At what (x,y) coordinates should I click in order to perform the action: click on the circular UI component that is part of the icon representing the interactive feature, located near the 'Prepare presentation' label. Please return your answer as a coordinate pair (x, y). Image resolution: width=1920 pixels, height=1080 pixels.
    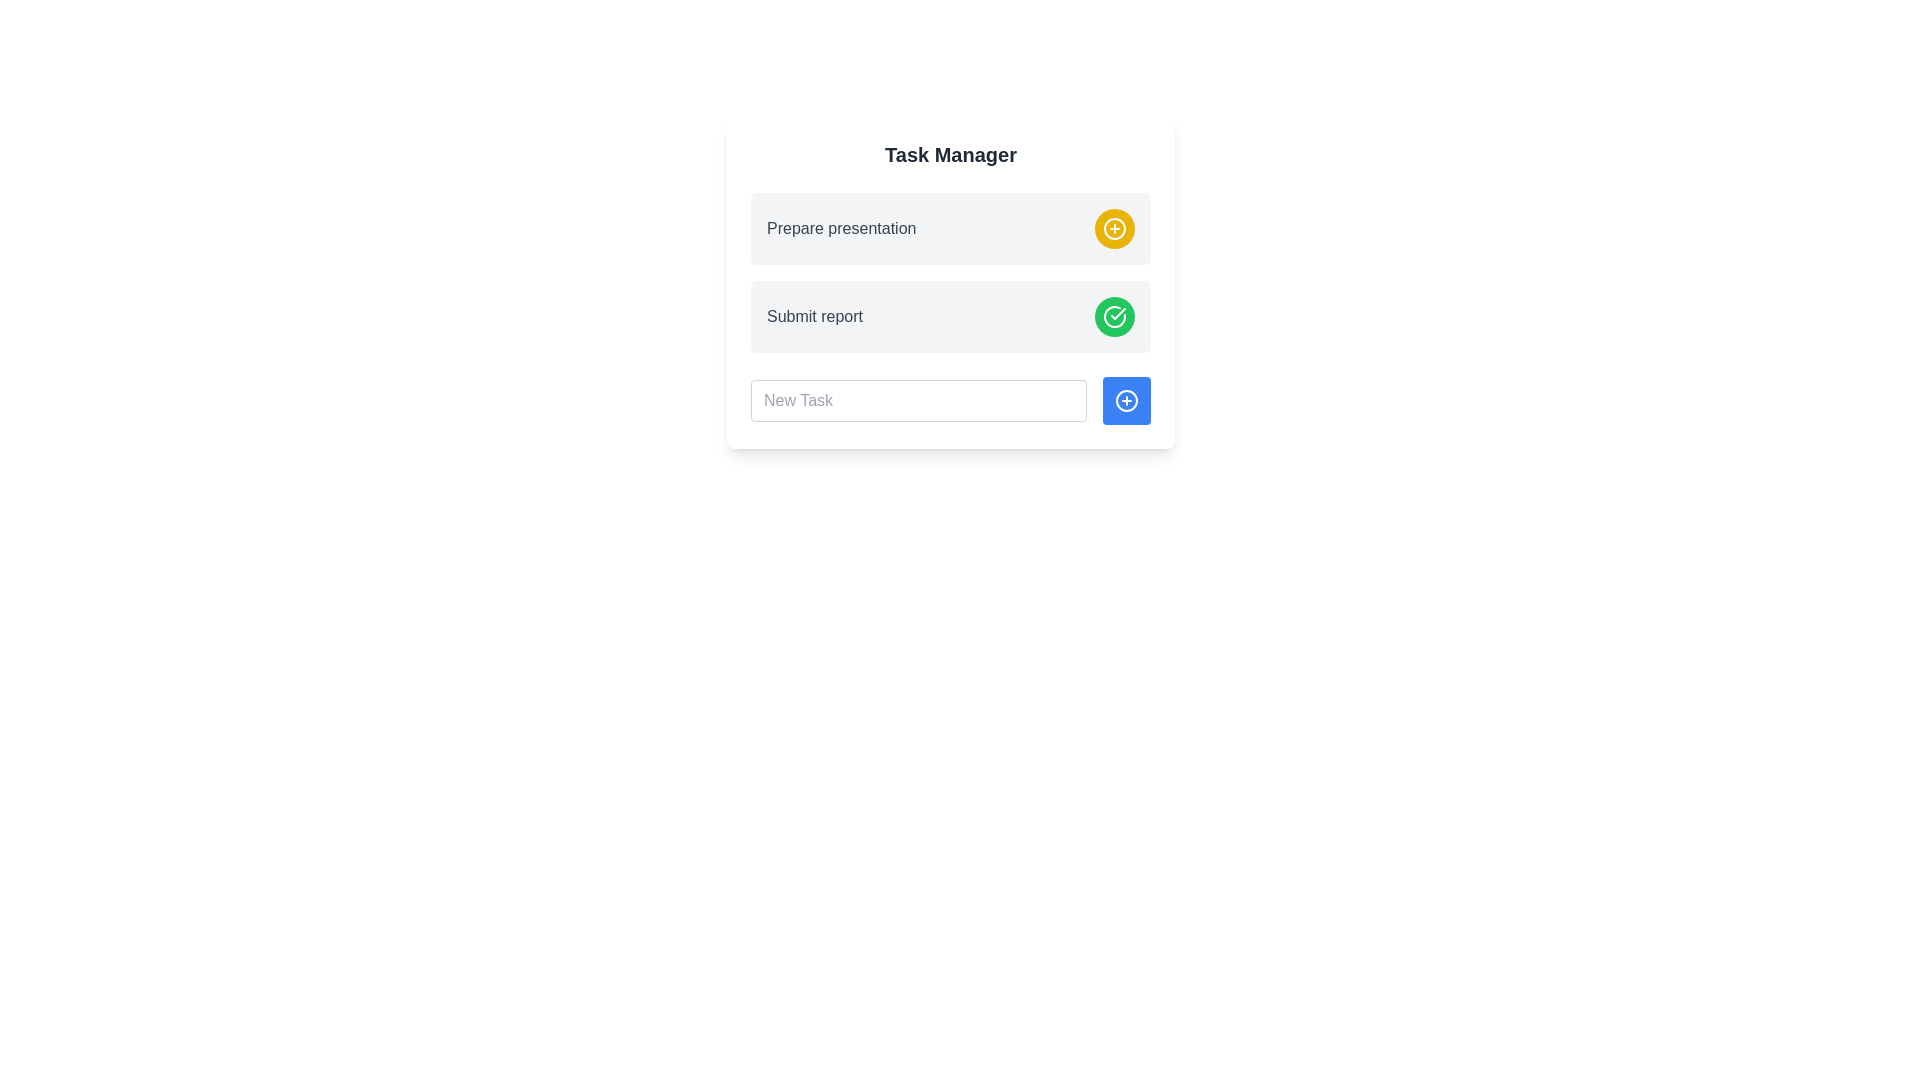
    Looking at the image, I should click on (1113, 227).